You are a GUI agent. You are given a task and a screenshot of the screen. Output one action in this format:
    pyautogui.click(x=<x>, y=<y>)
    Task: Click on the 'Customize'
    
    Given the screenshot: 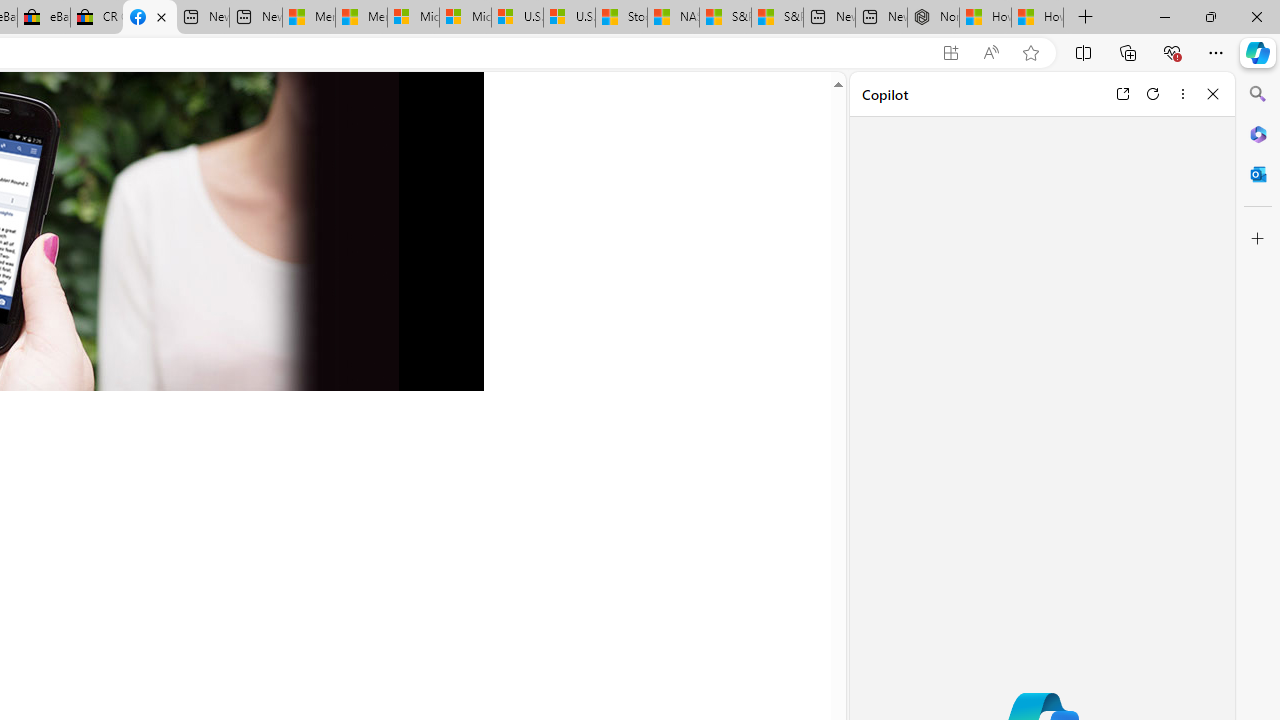 What is the action you would take?
    pyautogui.click(x=1257, y=238)
    